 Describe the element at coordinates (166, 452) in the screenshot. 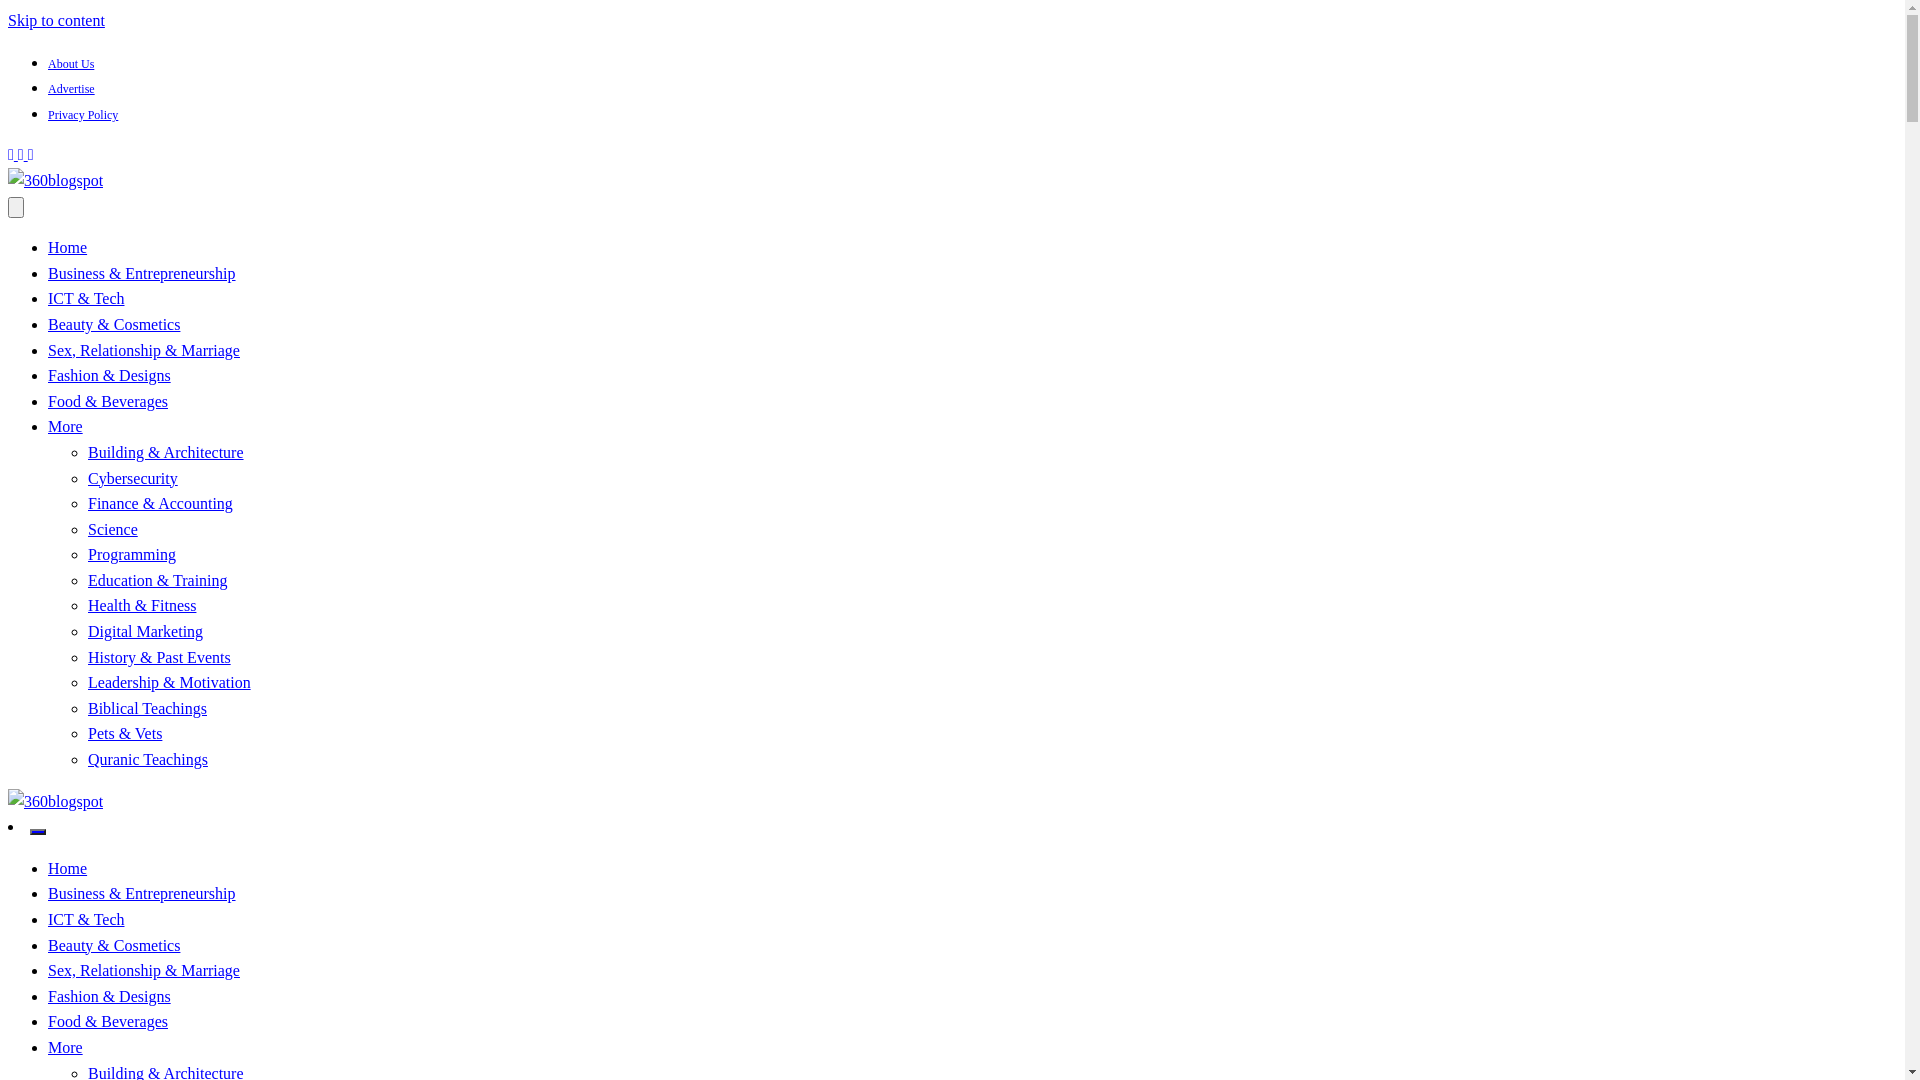

I see `'Building & Architecture'` at that location.